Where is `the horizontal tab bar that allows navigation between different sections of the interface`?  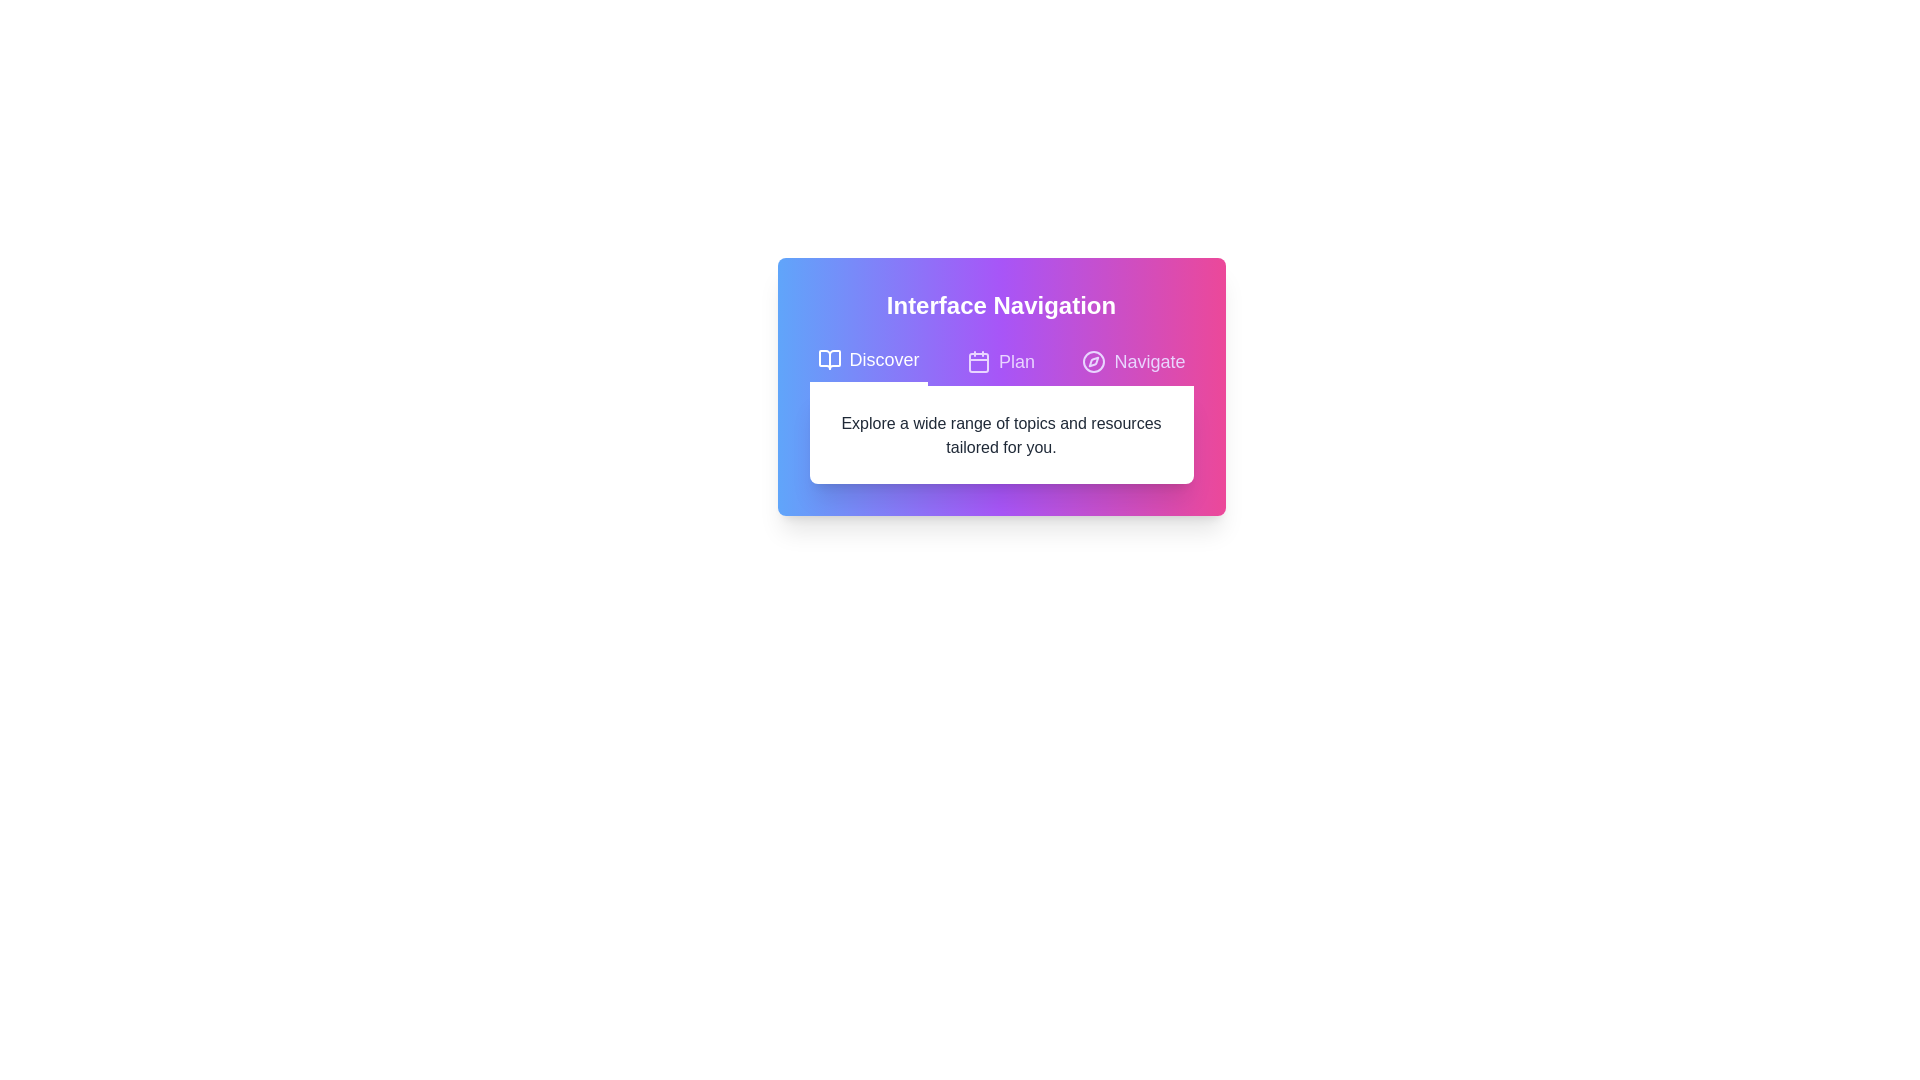
the horizontal tab bar that allows navigation between different sections of the interface is located at coordinates (1001, 362).